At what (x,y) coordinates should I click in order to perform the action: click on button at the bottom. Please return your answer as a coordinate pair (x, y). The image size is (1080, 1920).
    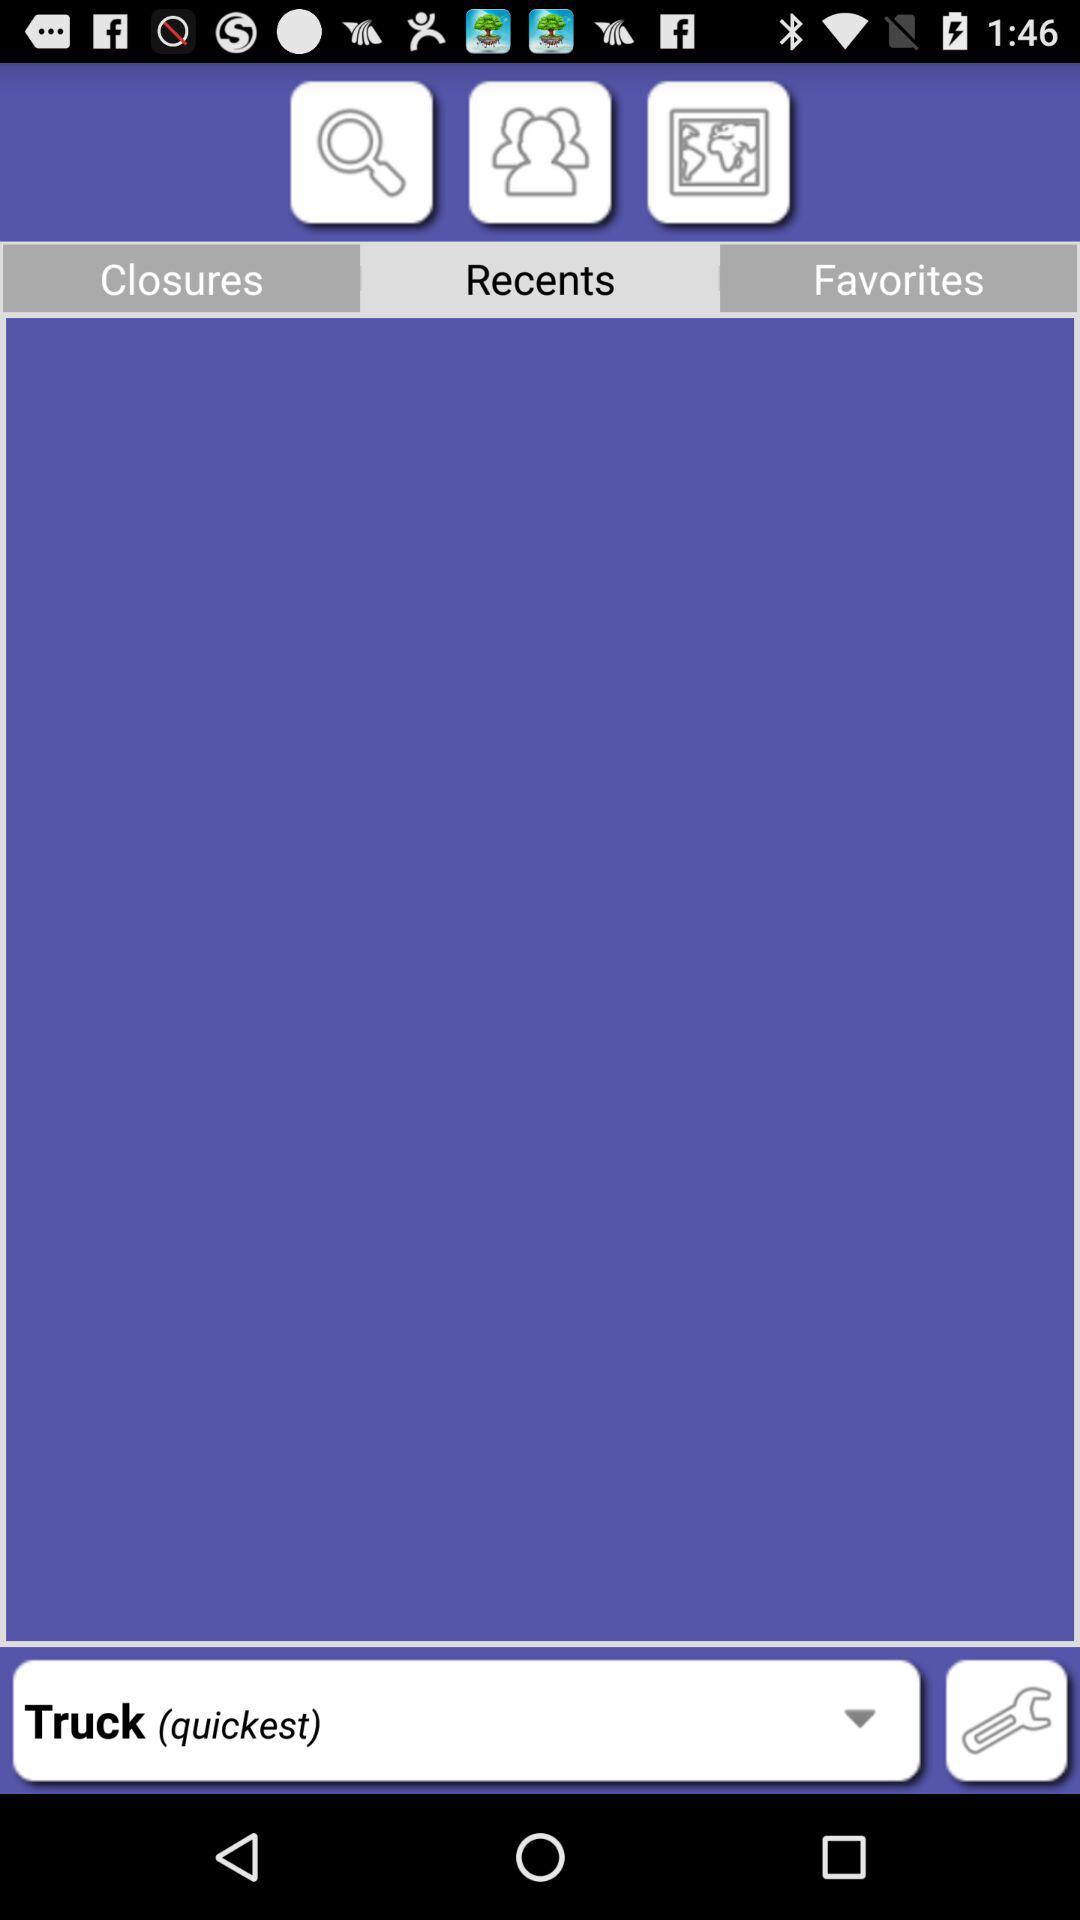
    Looking at the image, I should click on (466, 1719).